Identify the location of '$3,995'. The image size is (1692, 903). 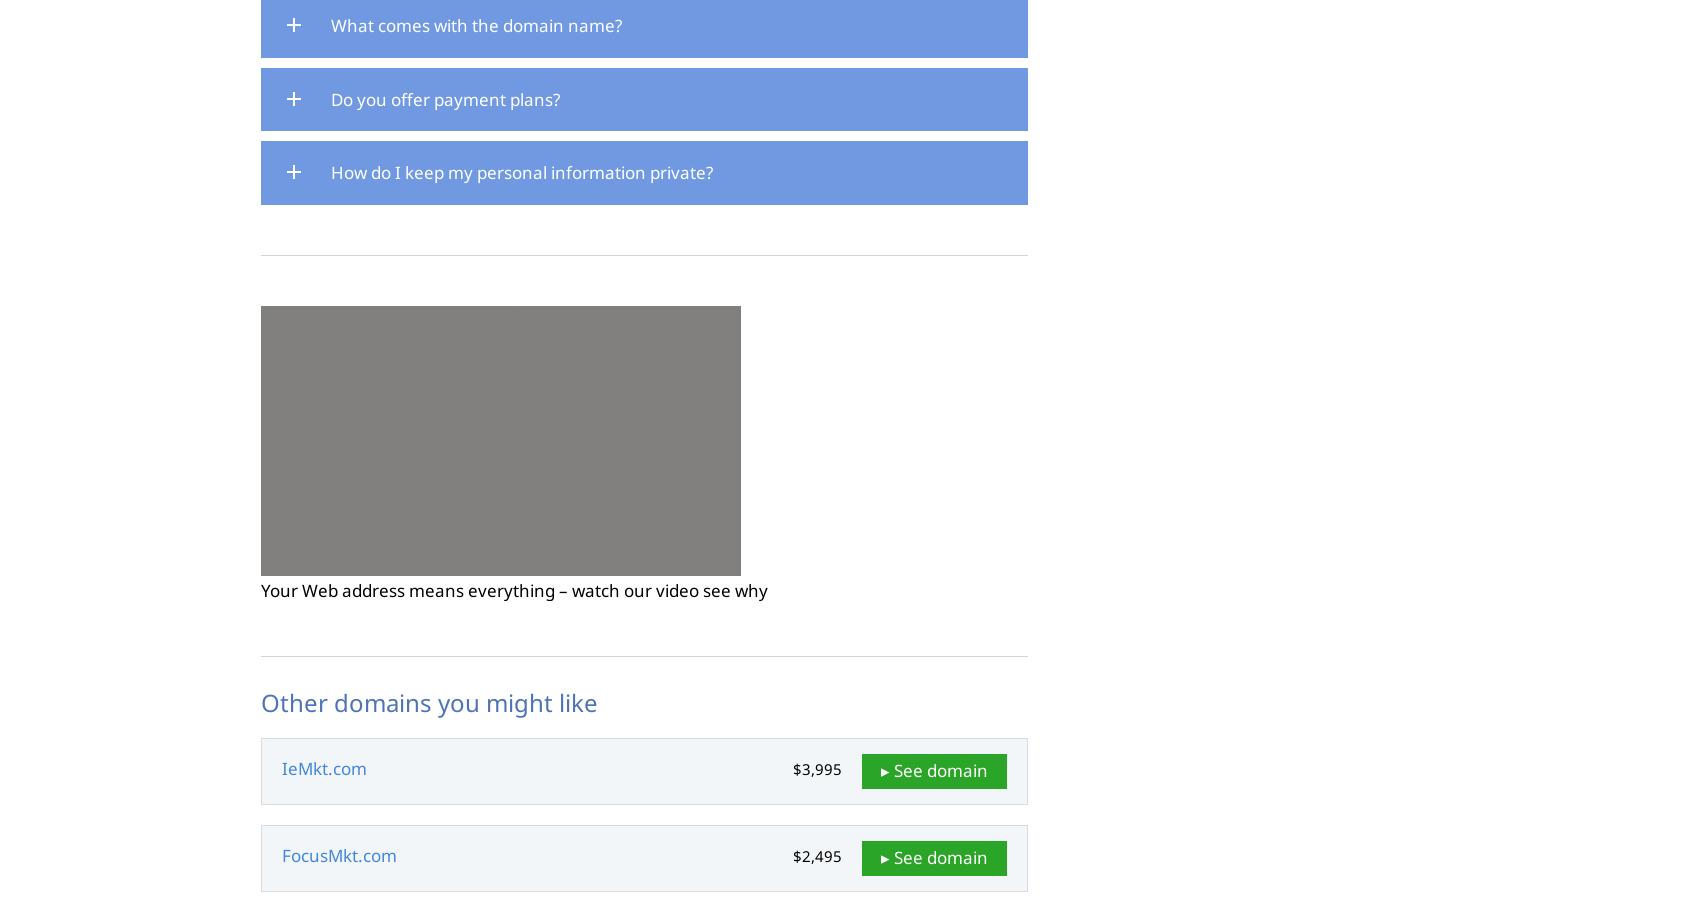
(817, 768).